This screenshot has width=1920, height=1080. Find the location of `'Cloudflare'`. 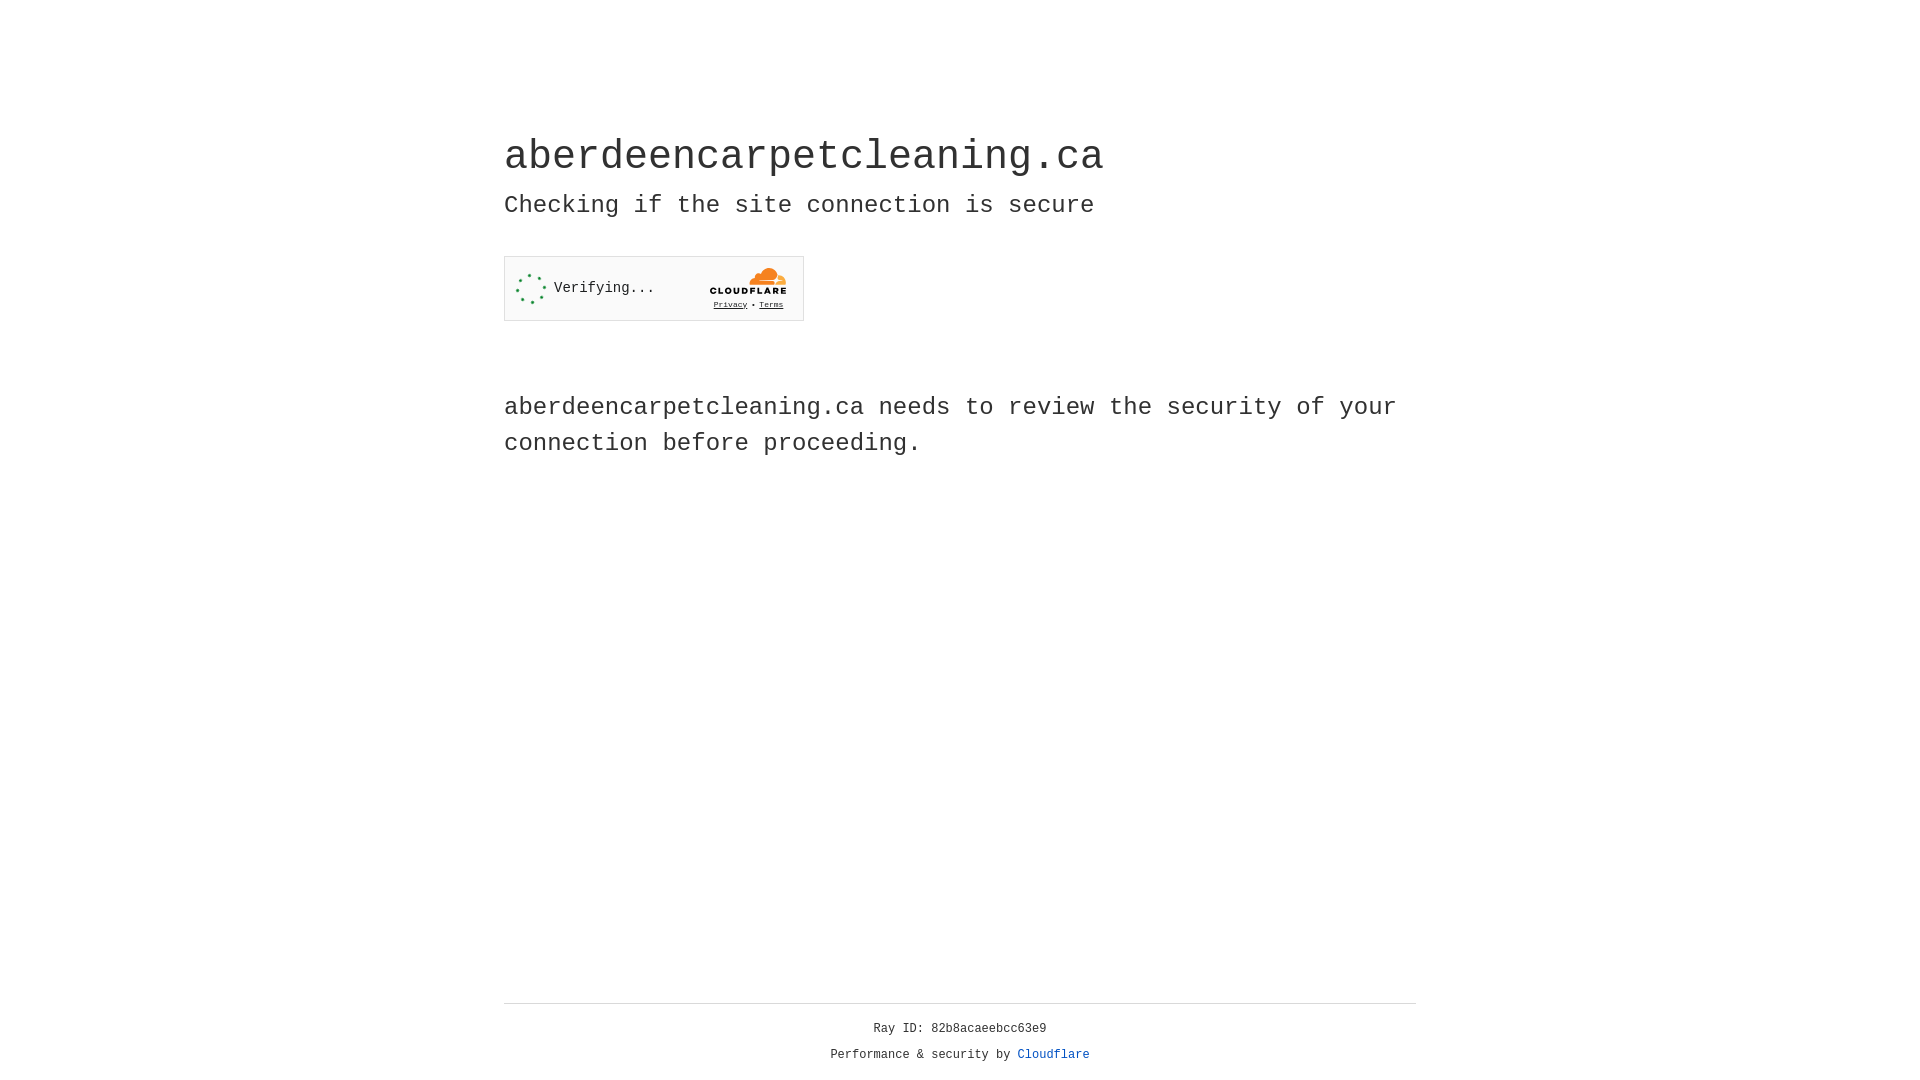

'Cloudflare' is located at coordinates (1053, 1054).